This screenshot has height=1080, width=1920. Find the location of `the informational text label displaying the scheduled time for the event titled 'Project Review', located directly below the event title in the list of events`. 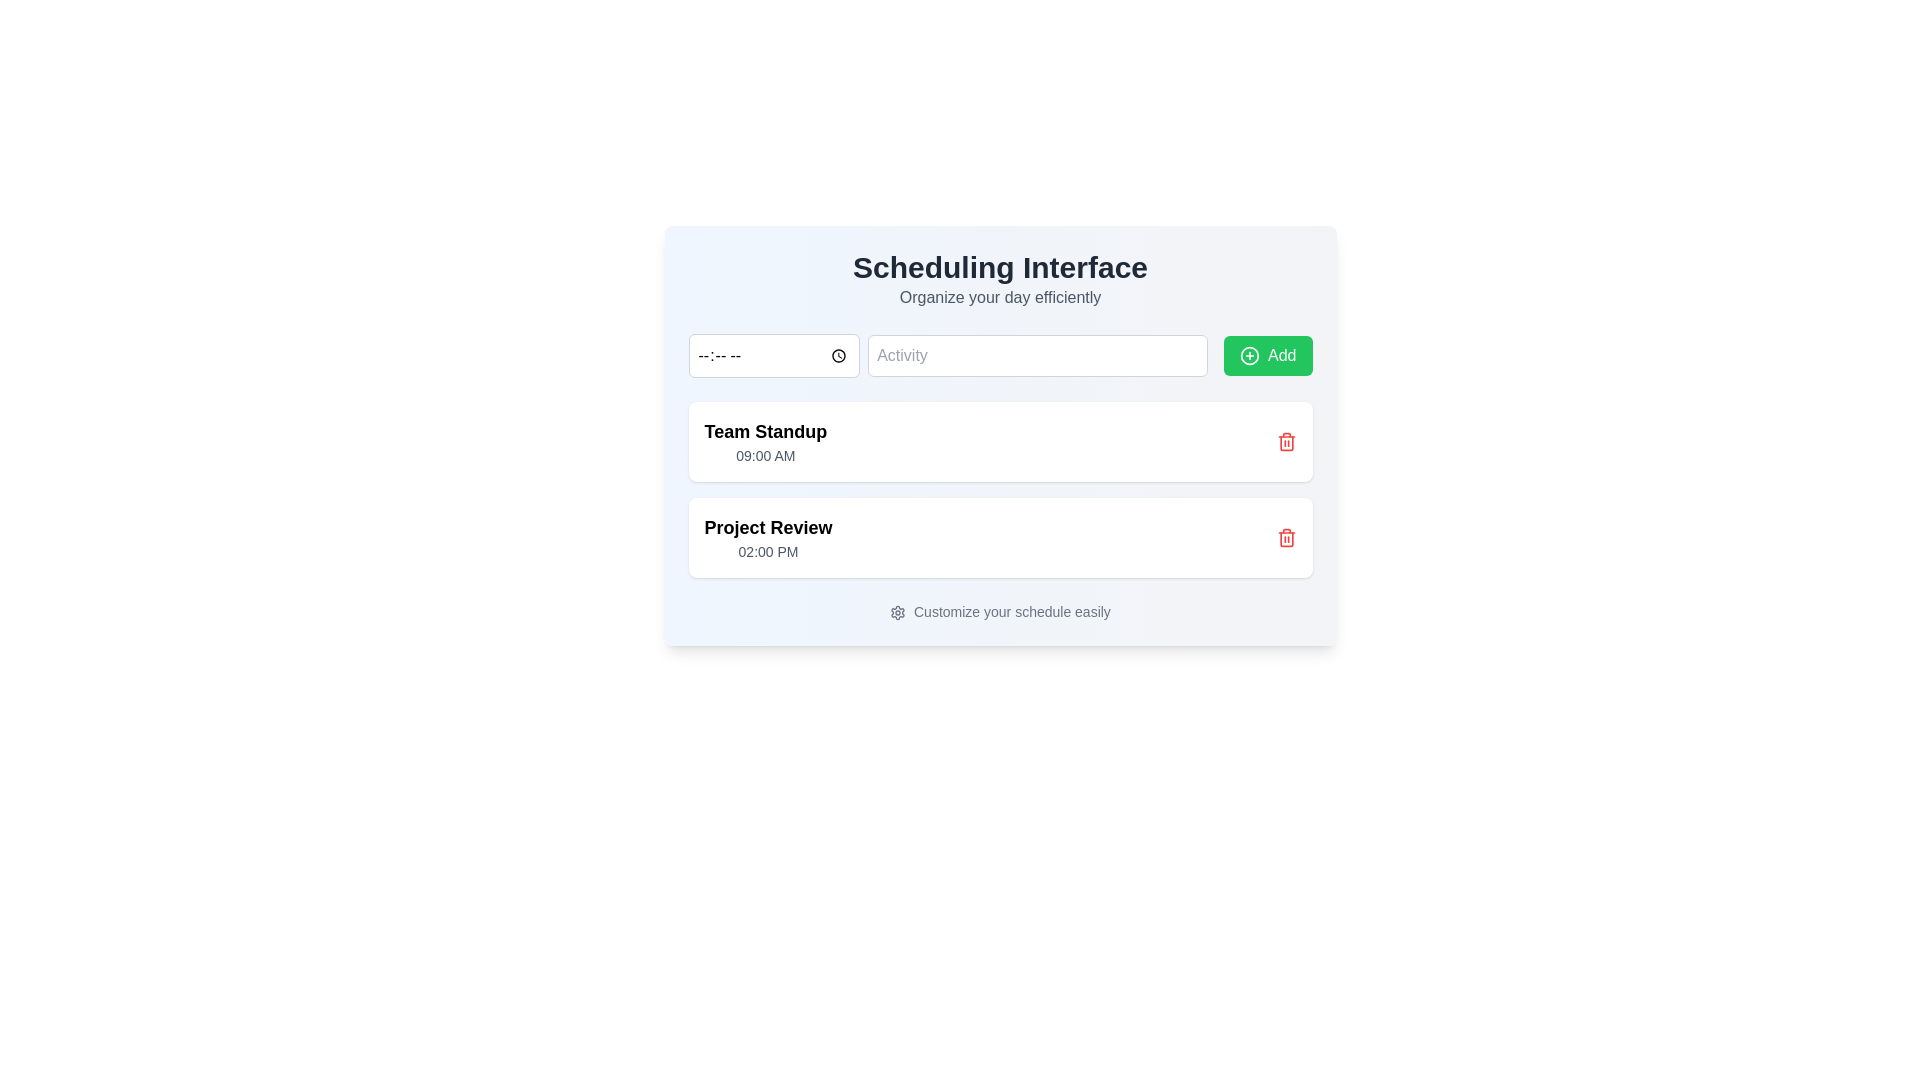

the informational text label displaying the scheduled time for the event titled 'Project Review', located directly below the event title in the list of events is located at coordinates (767, 551).